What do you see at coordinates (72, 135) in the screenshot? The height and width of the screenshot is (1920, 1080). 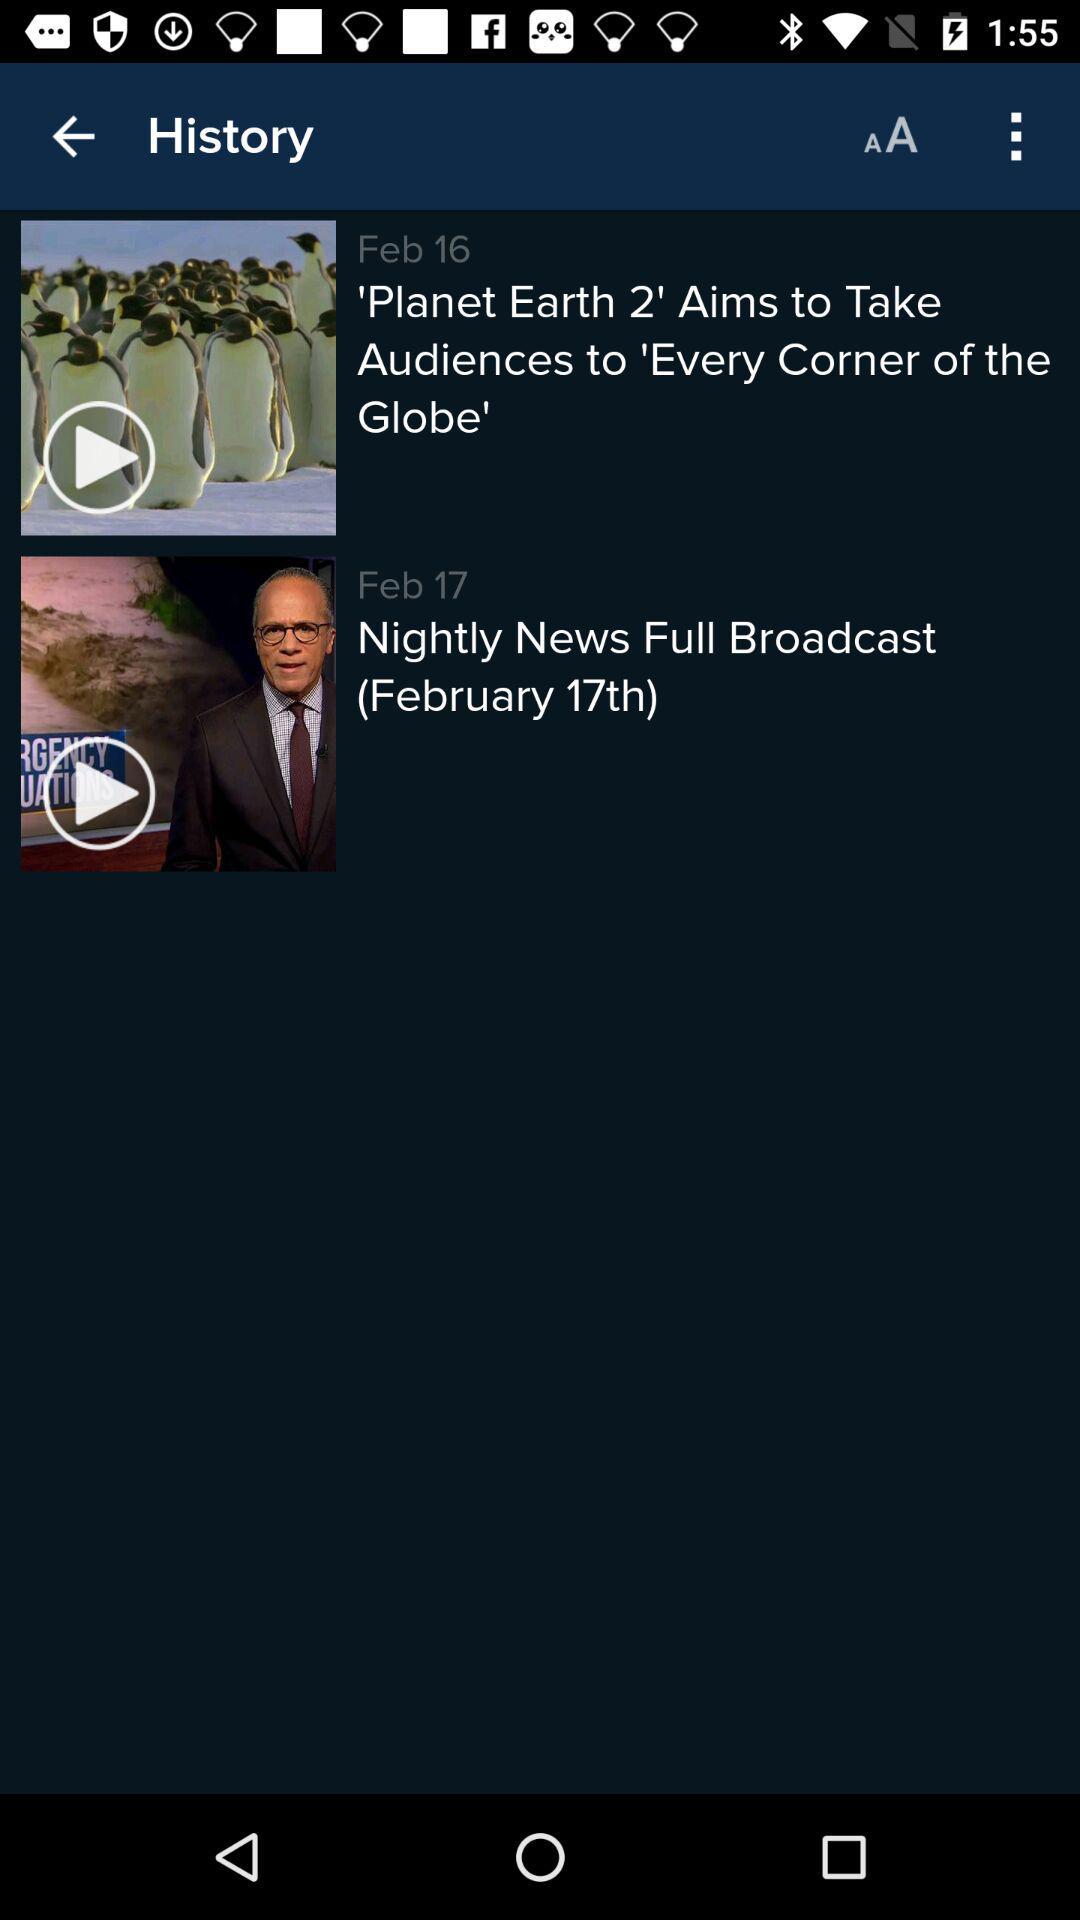 I see `icon next to the history icon` at bounding box center [72, 135].